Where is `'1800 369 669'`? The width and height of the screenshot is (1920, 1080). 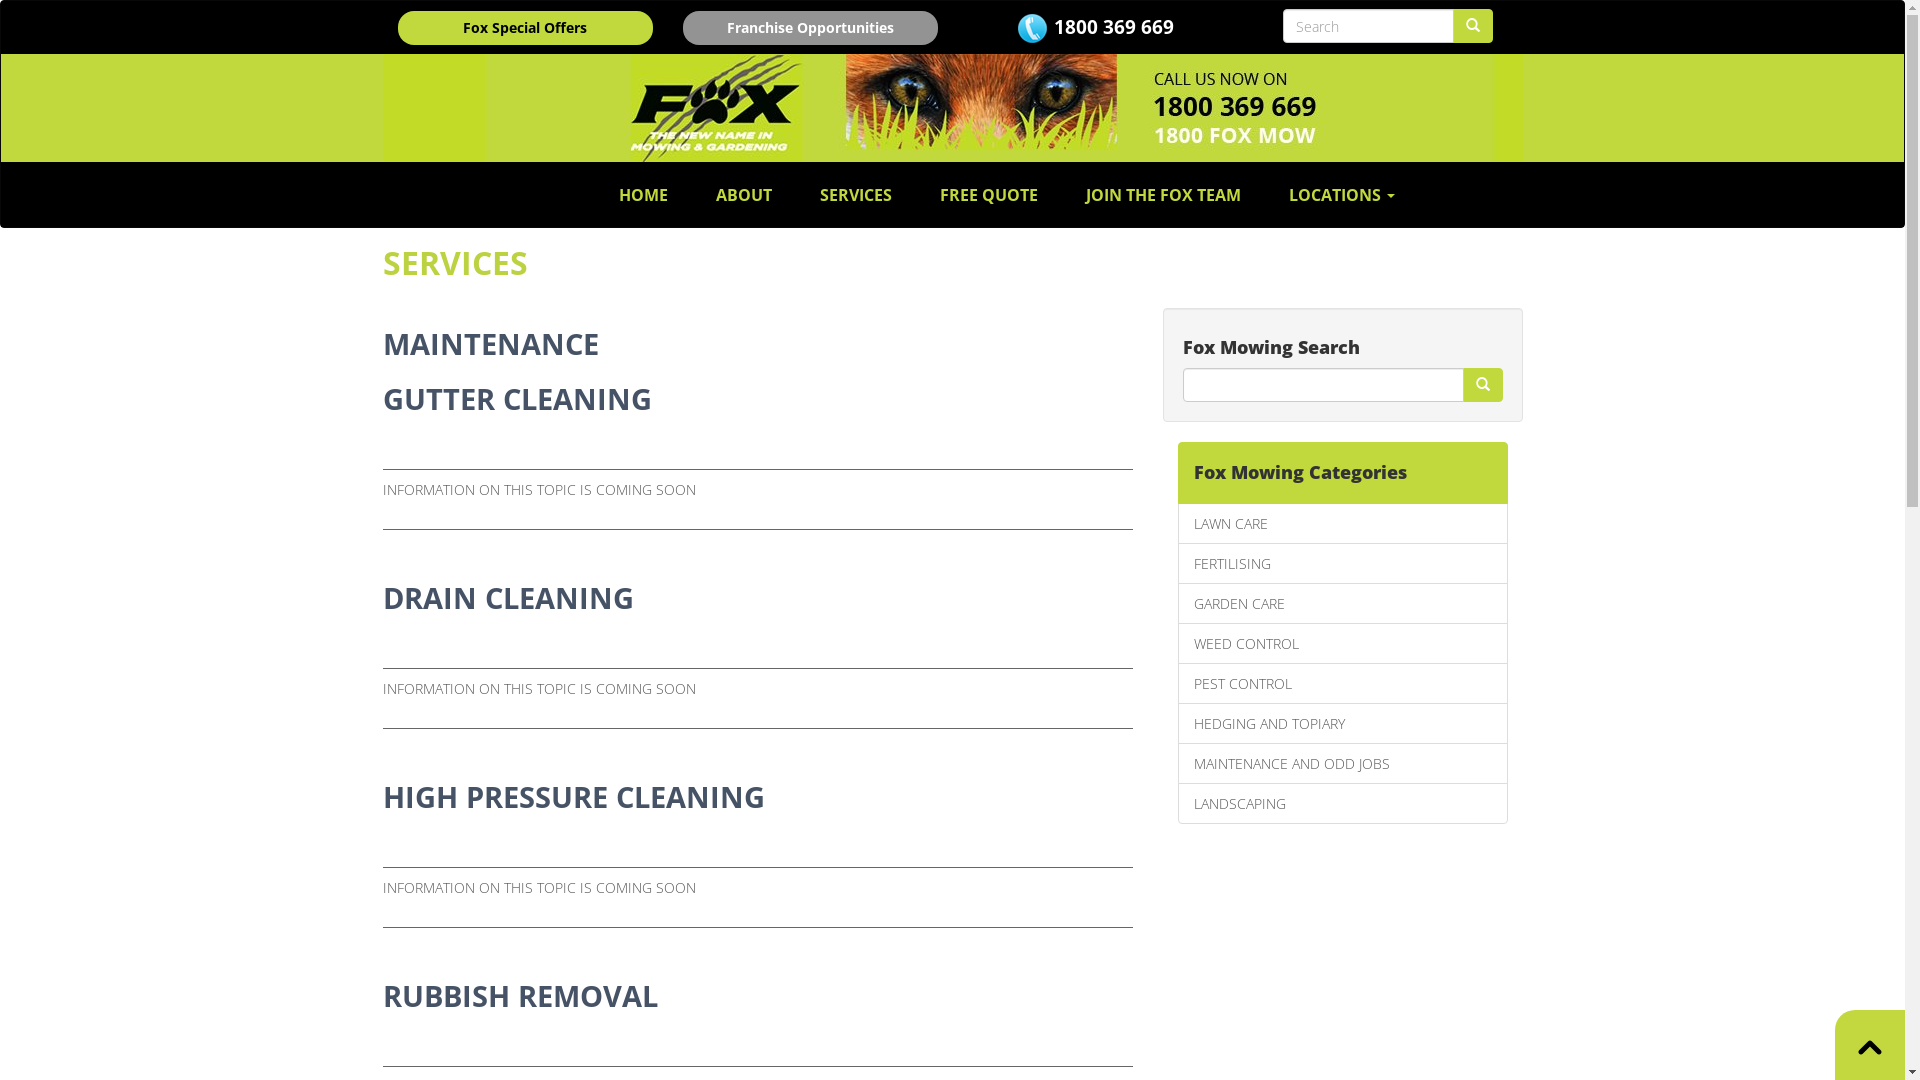 '1800 369 669' is located at coordinates (1112, 27).